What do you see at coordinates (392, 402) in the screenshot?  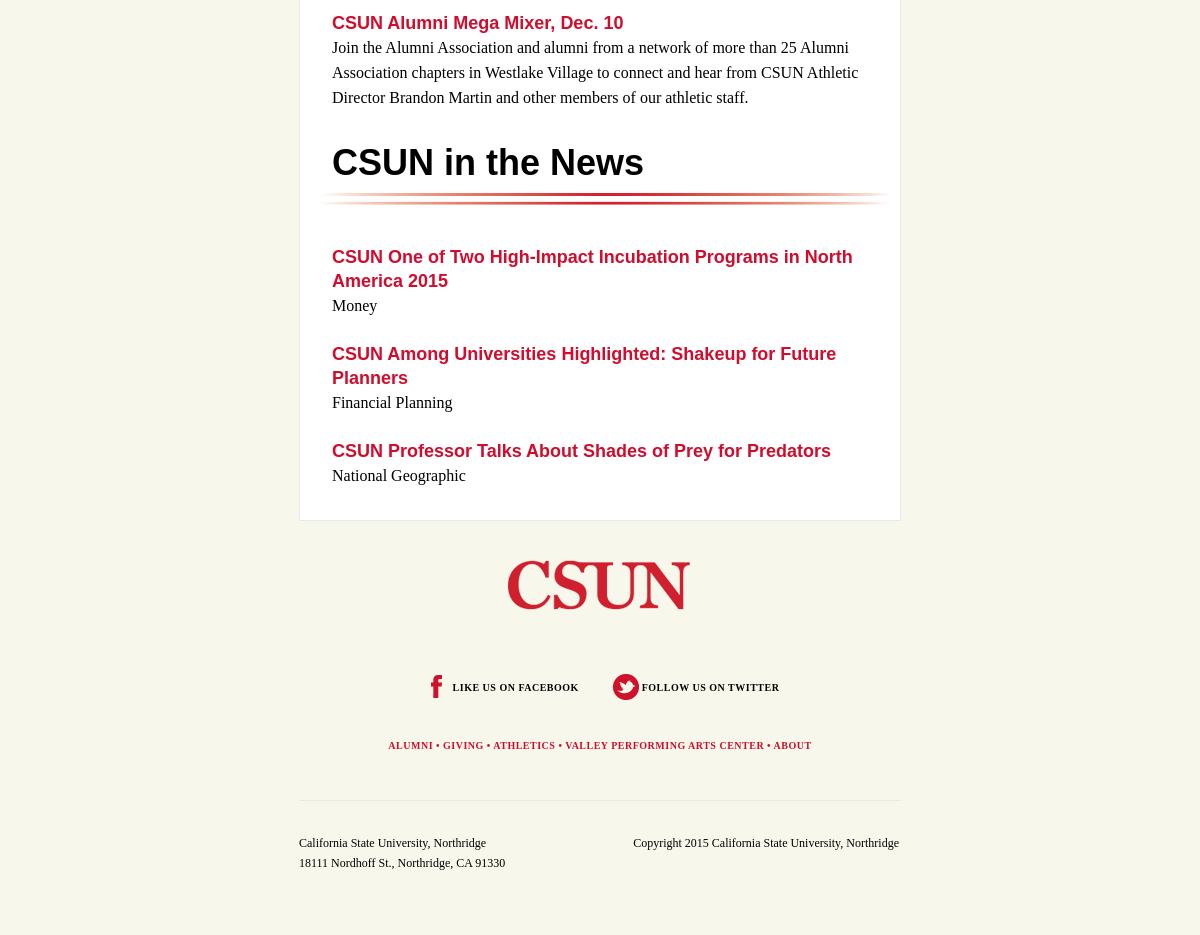 I see `'Financial Planning'` at bounding box center [392, 402].